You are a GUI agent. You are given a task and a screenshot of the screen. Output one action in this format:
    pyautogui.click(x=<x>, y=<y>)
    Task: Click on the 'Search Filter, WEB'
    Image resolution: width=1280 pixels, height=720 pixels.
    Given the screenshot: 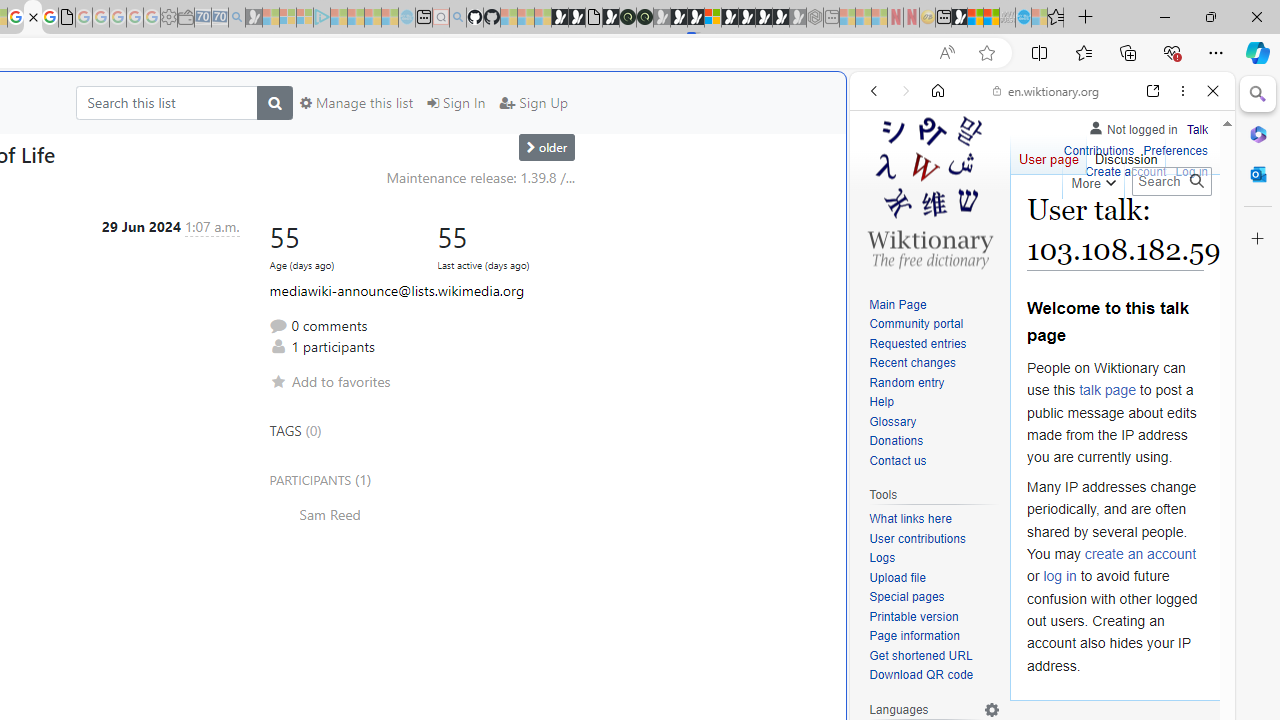 What is the action you would take?
    pyautogui.click(x=881, y=227)
    